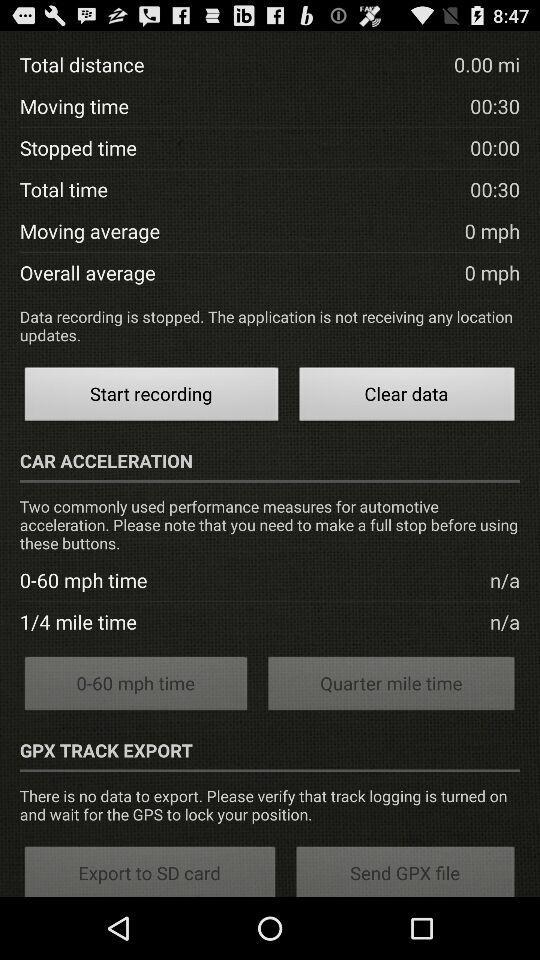 Image resolution: width=540 pixels, height=960 pixels. Describe the element at coordinates (405, 869) in the screenshot. I see `item next to export to sd` at that location.